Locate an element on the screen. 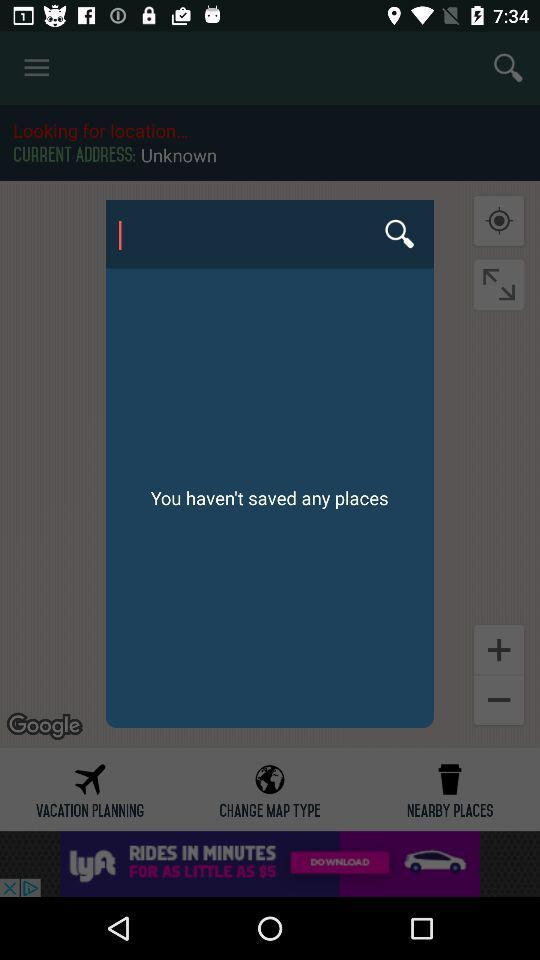 The width and height of the screenshot is (540, 960). icon above you haven t item is located at coordinates (269, 234).